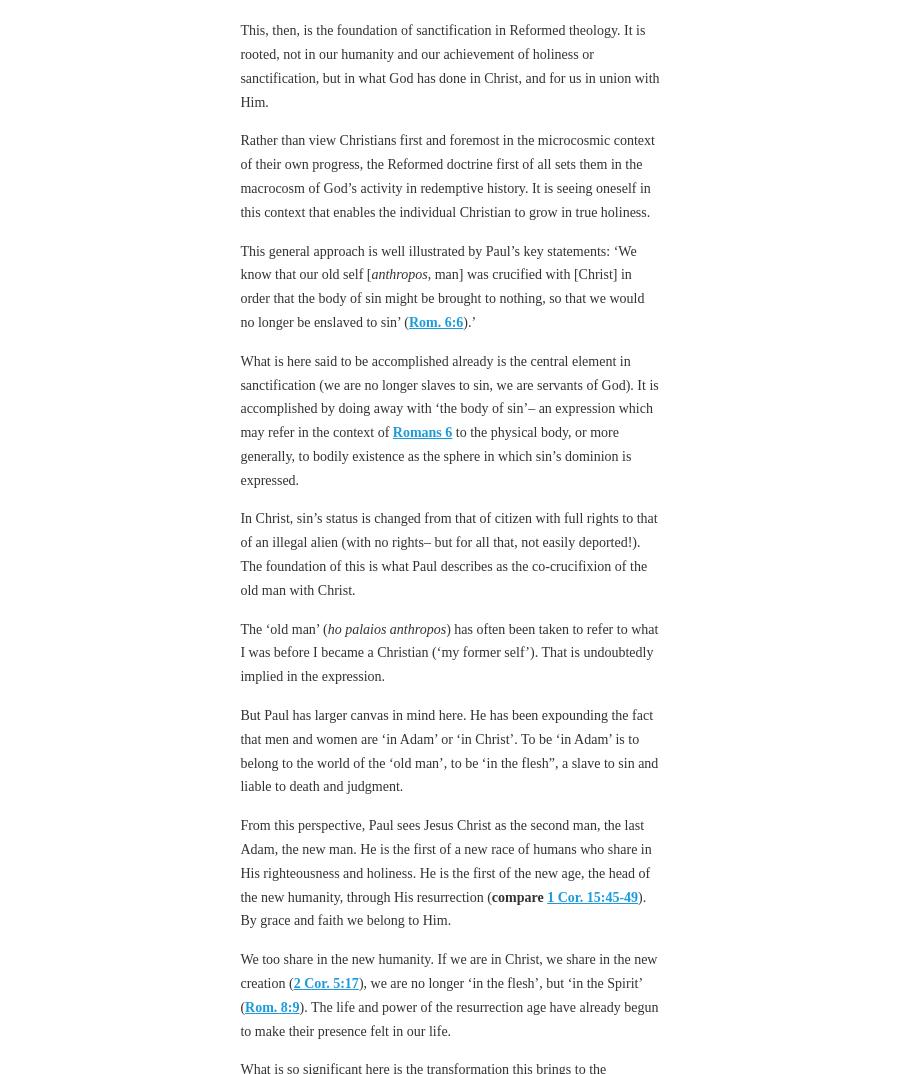 The width and height of the screenshot is (900, 1074). What do you see at coordinates (239, 907) in the screenshot?
I see `'). By grace and faith we belong to Him.'` at bounding box center [239, 907].